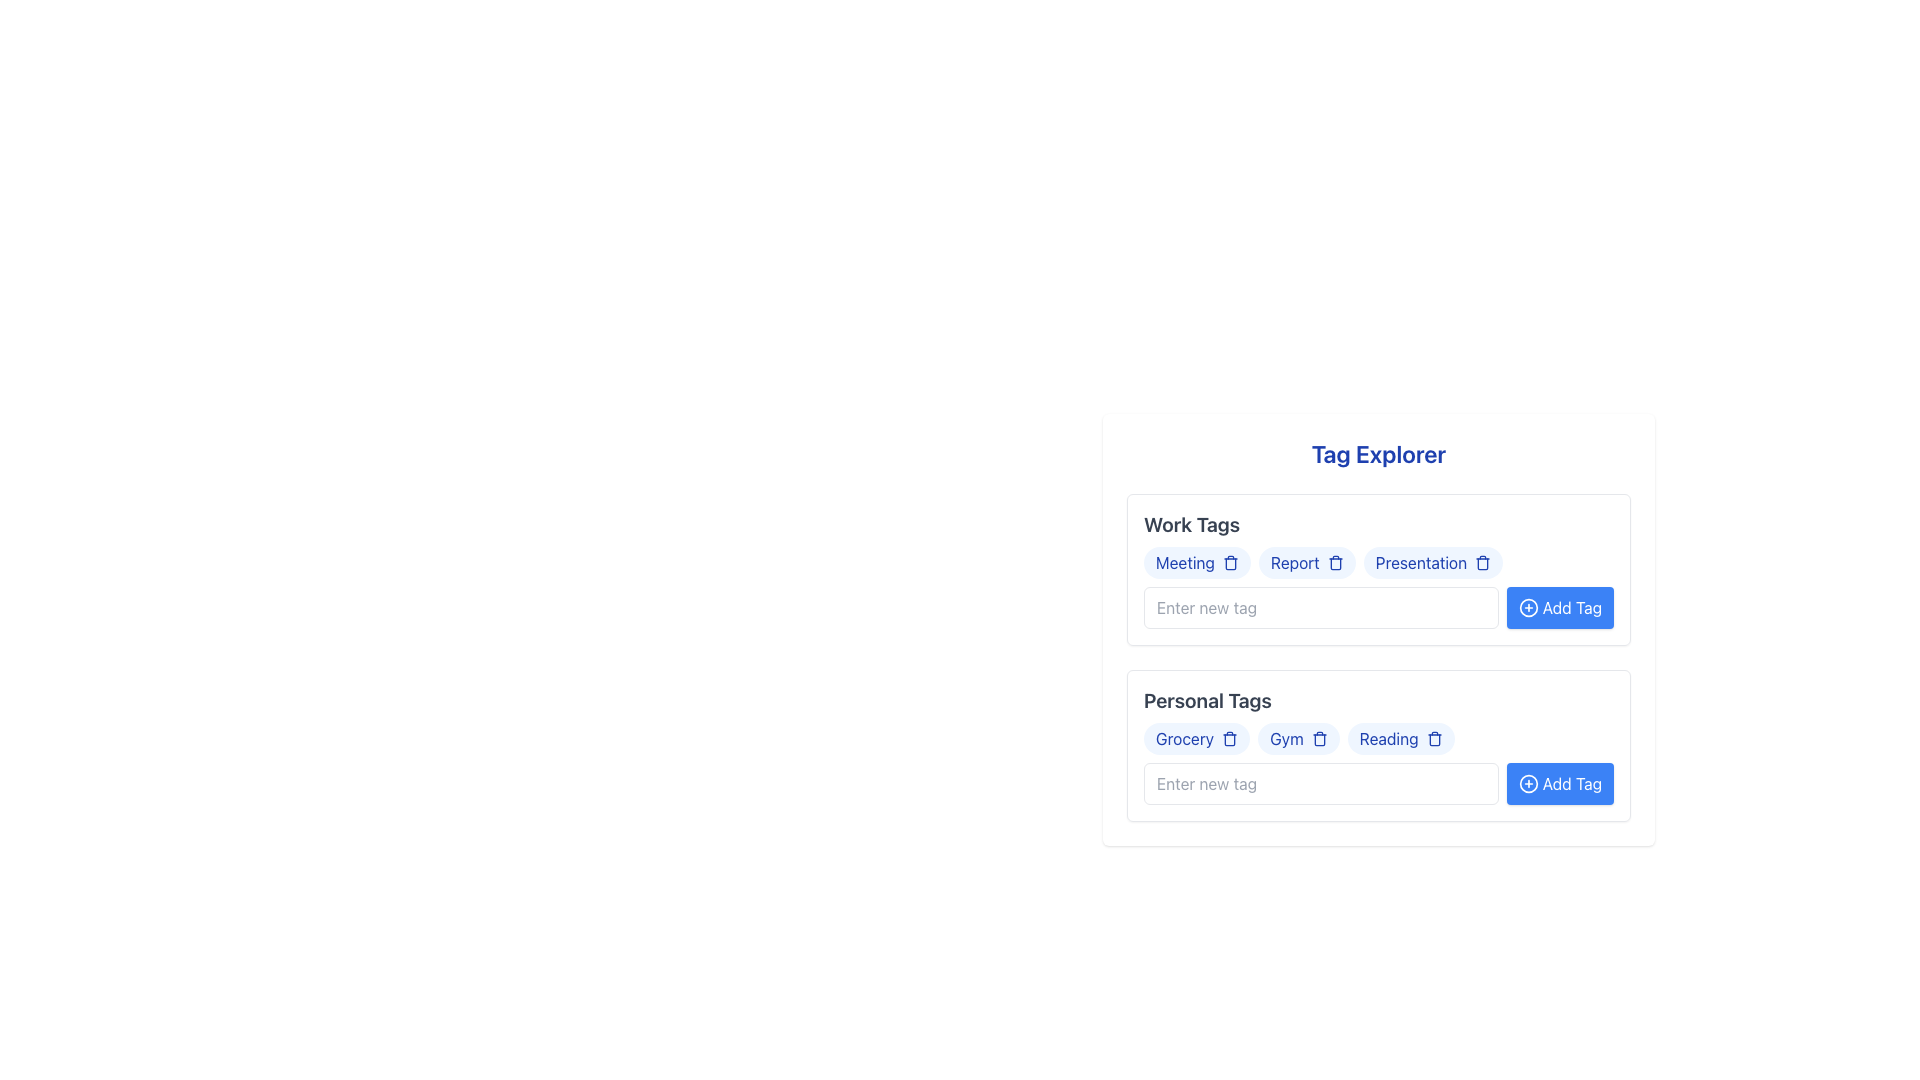 The image size is (1920, 1080). Describe the element at coordinates (1527, 782) in the screenshot. I see `the plus sign icon within the circle located at the beginning of the 'Add Tag' button in the 'Personal Tags' section` at that location.